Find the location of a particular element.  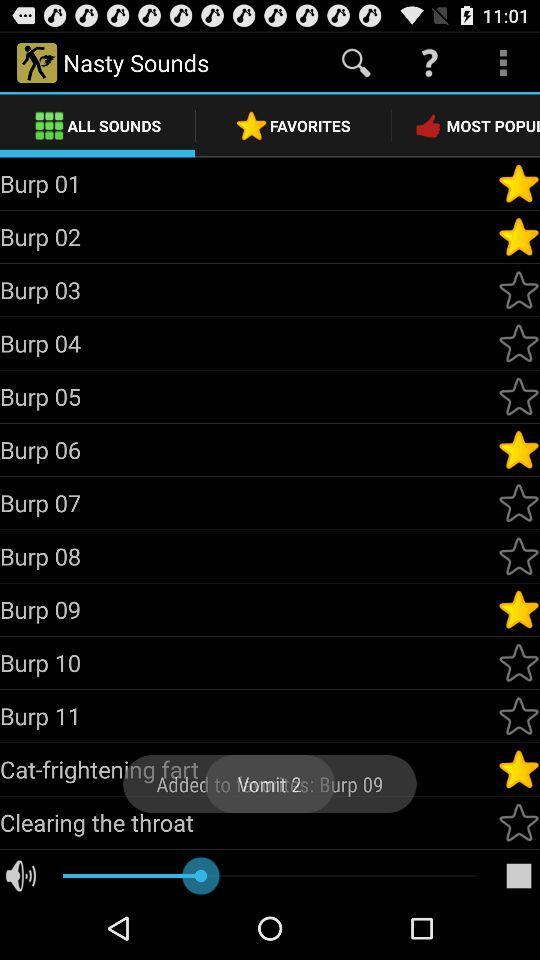

or remove from favorites is located at coordinates (518, 450).